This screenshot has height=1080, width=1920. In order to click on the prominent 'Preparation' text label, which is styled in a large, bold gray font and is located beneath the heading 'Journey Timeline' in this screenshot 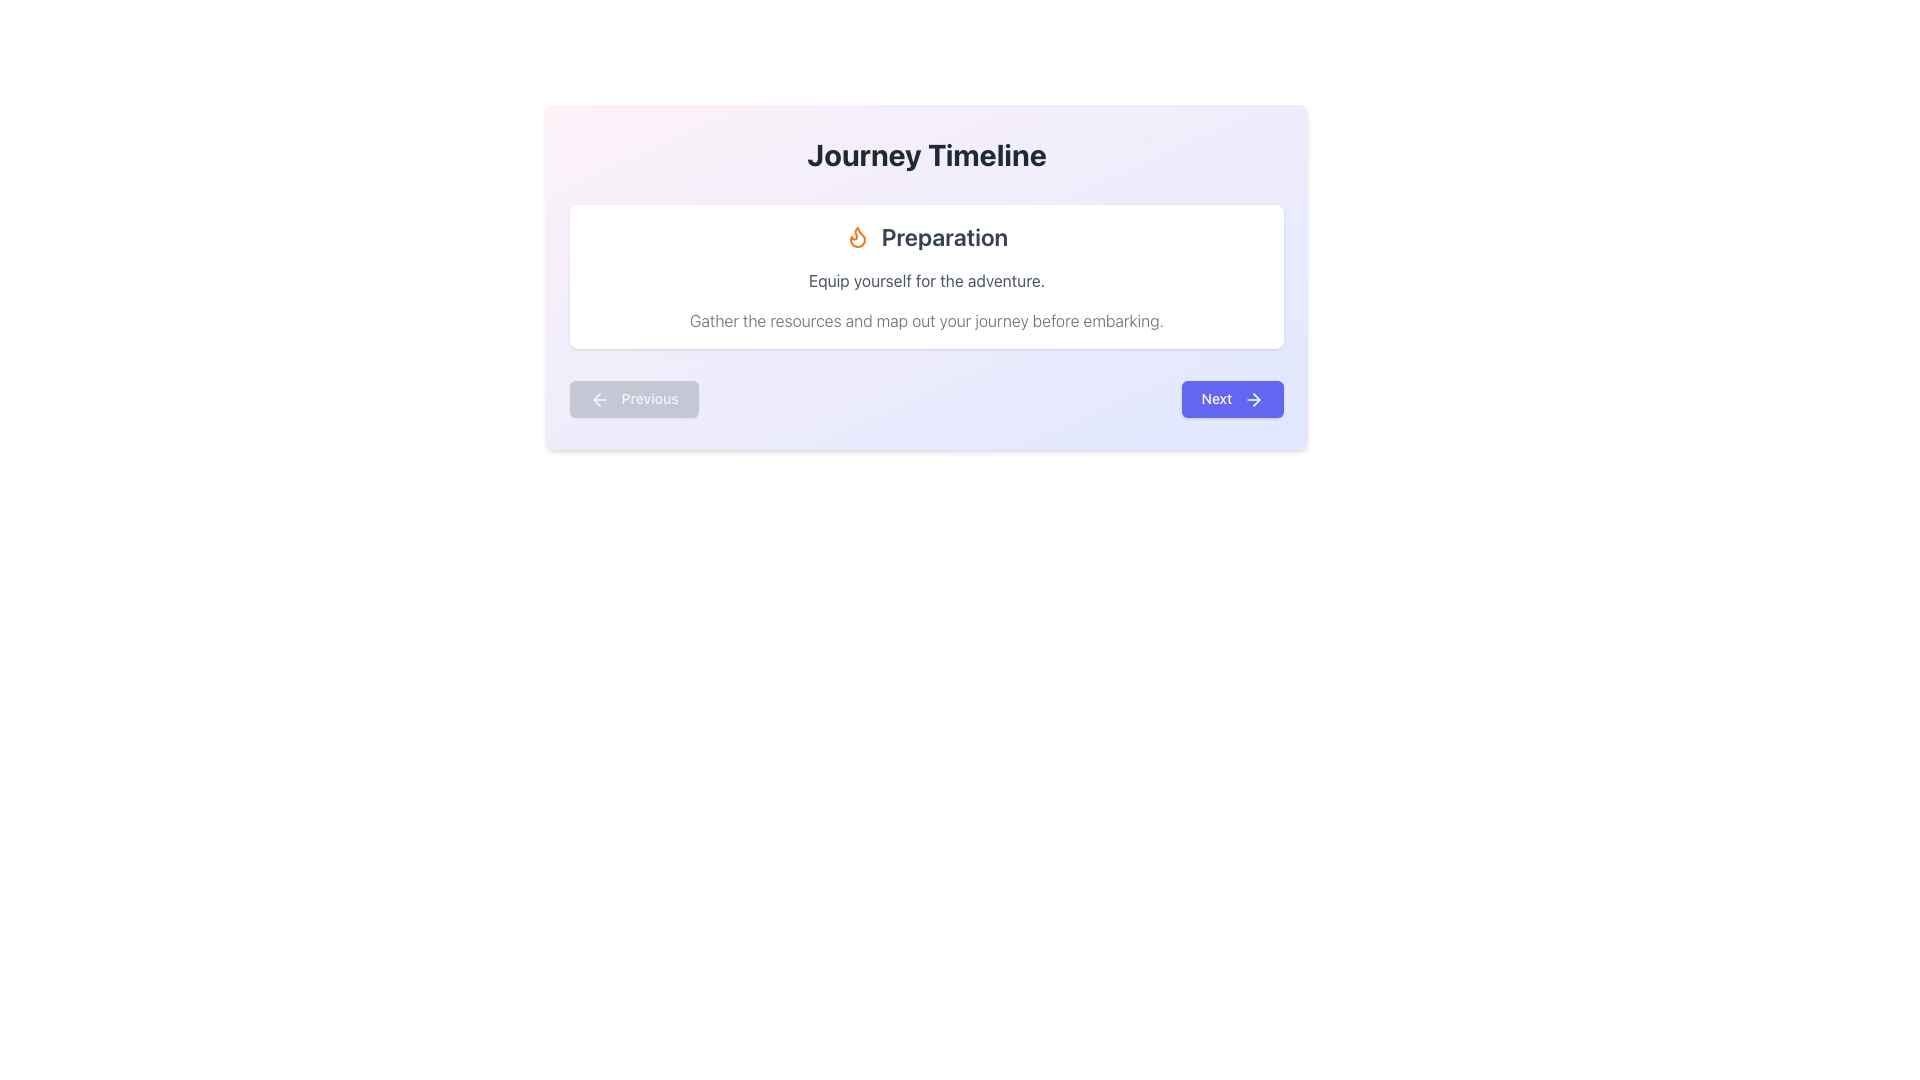, I will do `click(944, 235)`.